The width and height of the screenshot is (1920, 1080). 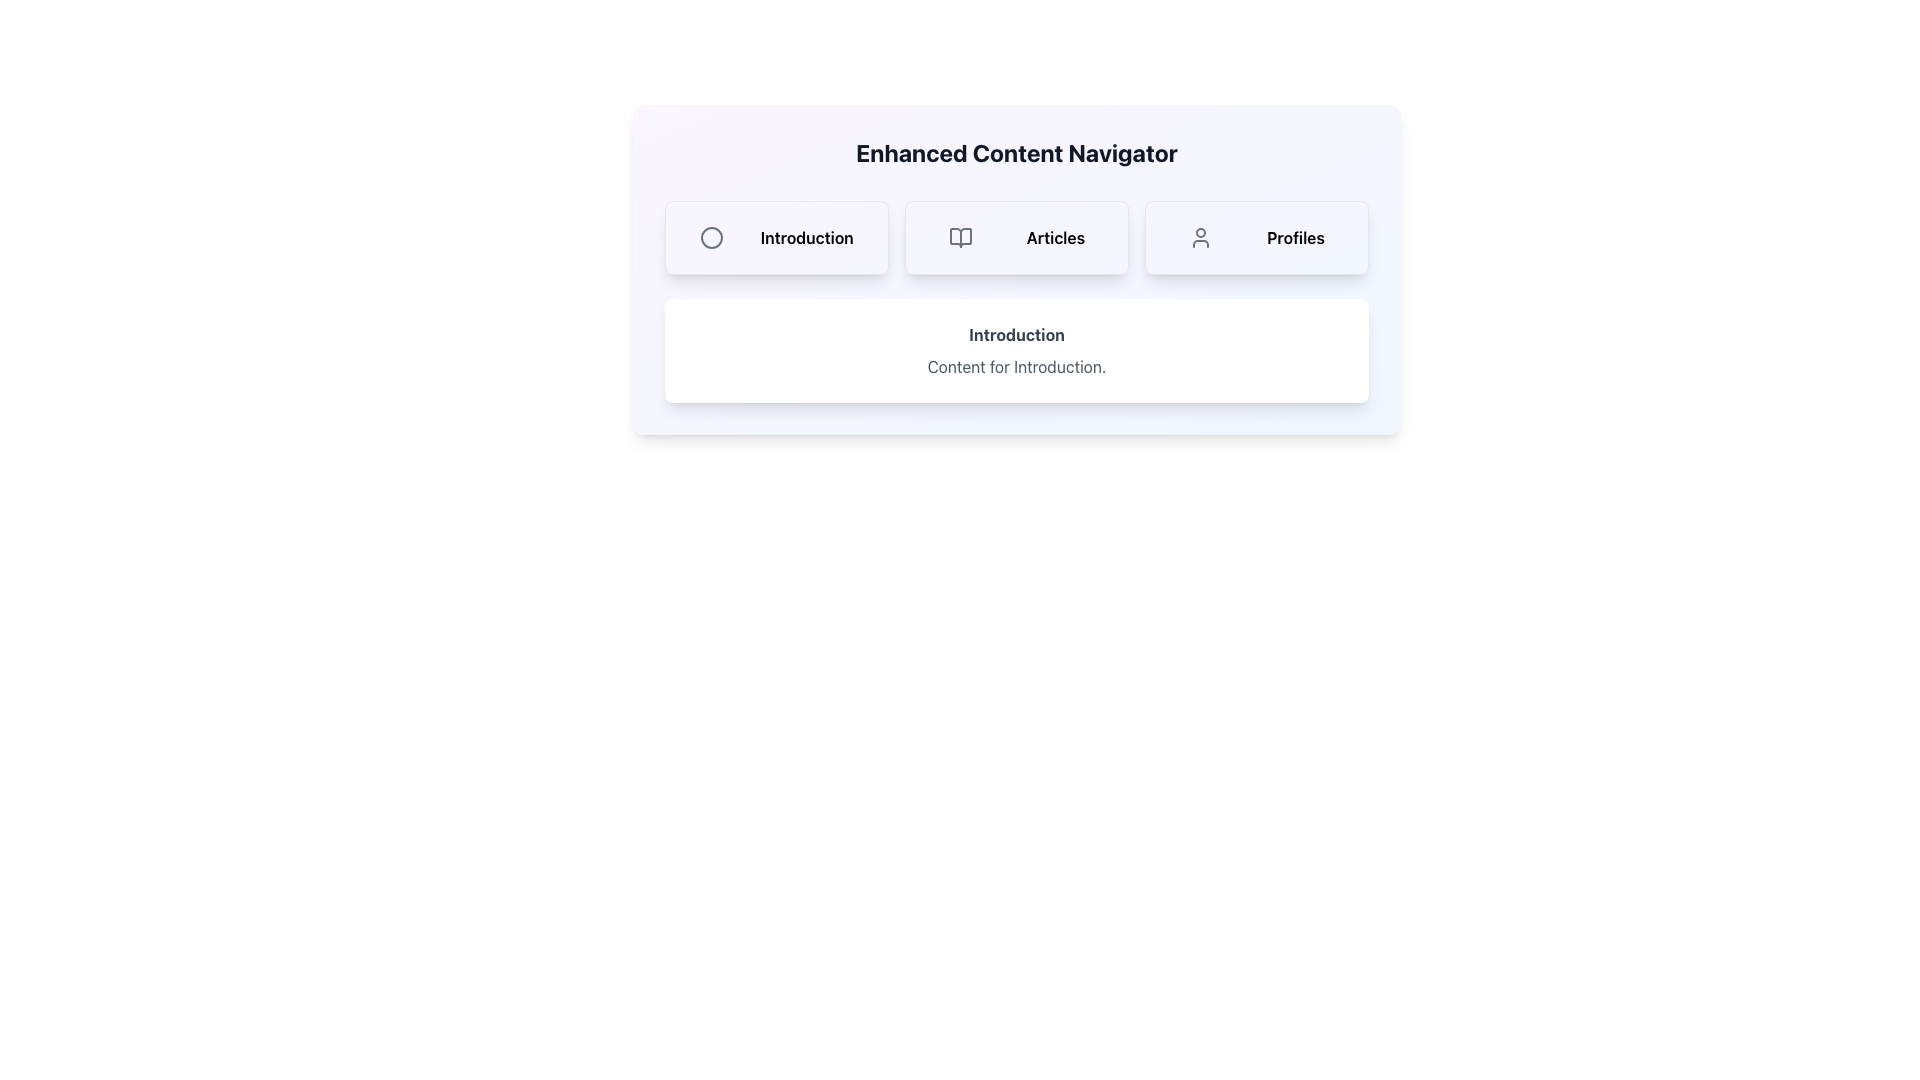 I want to click on the text element that reads 'Content for Introduction', which is styled in a subtle gray font and located below the bolded title 'Introduction', so click(x=1017, y=366).